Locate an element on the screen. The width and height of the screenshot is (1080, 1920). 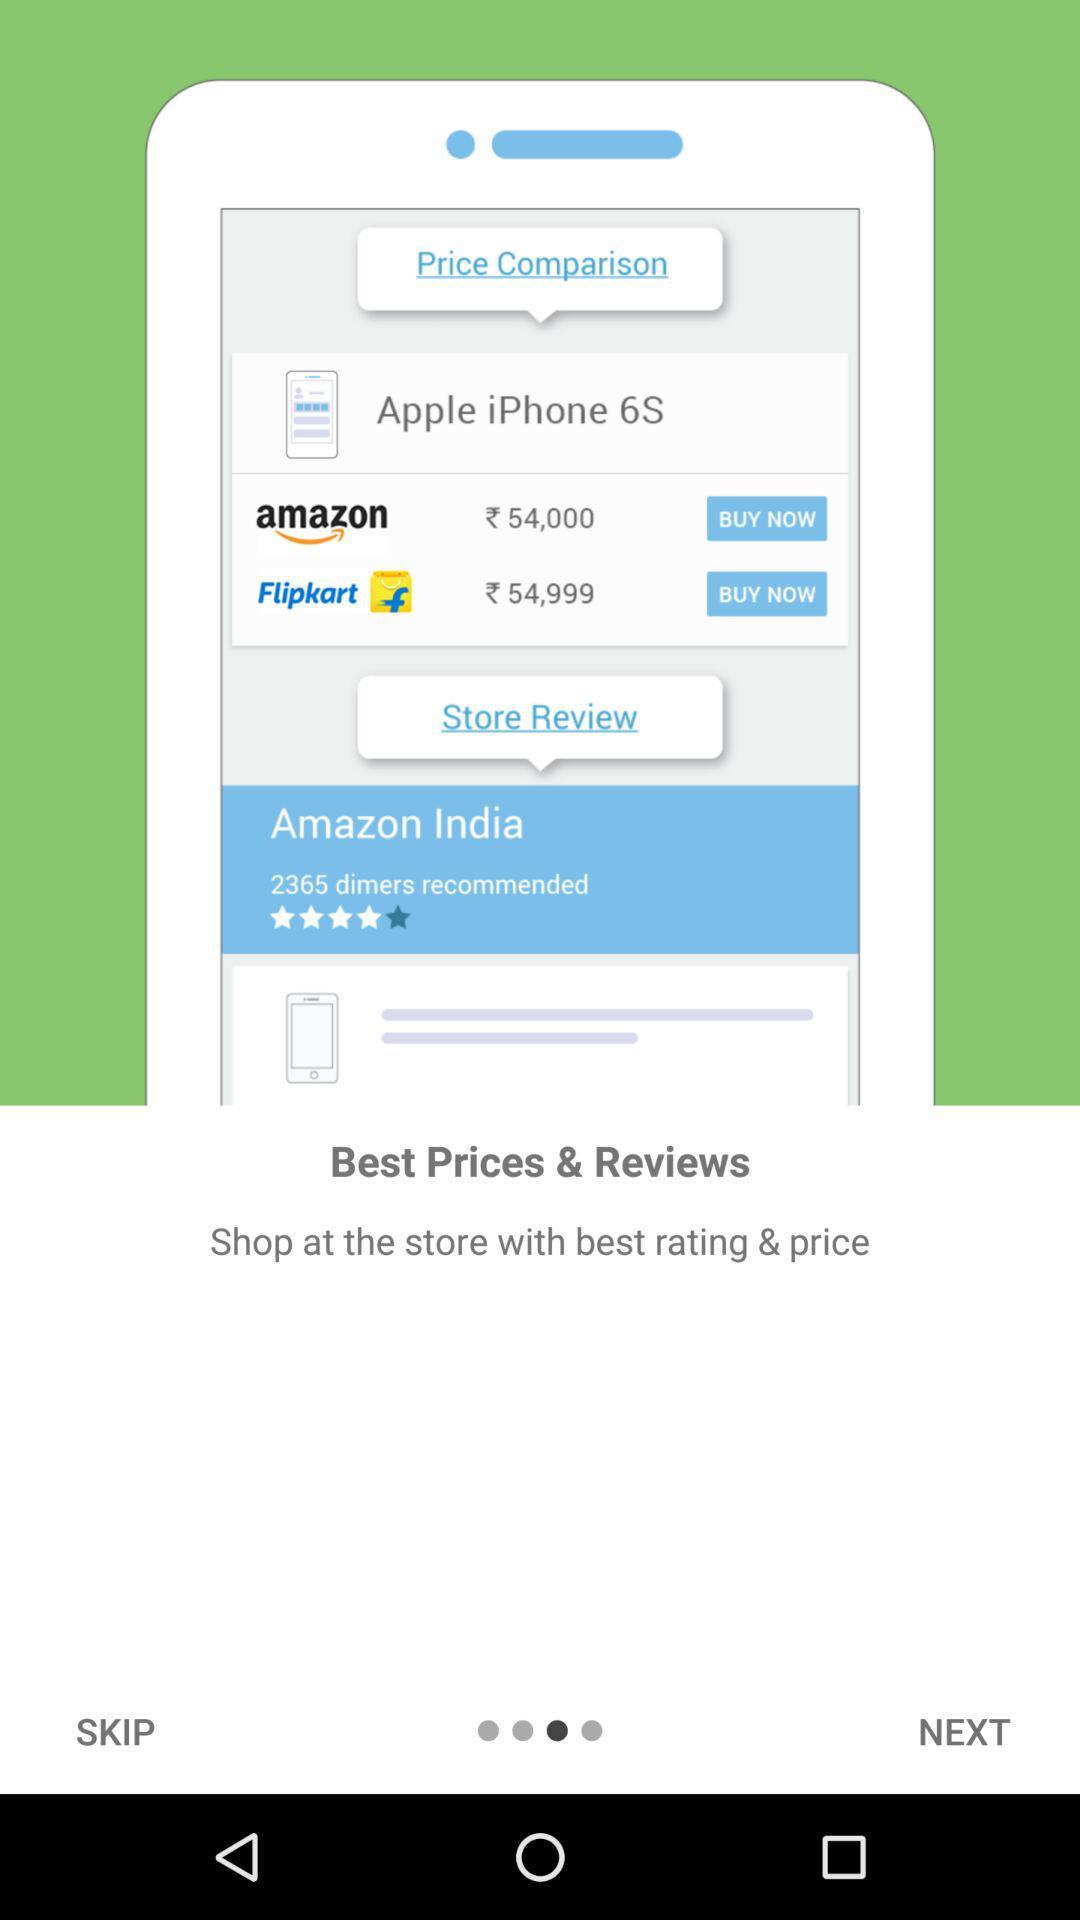
the next item is located at coordinates (963, 1730).